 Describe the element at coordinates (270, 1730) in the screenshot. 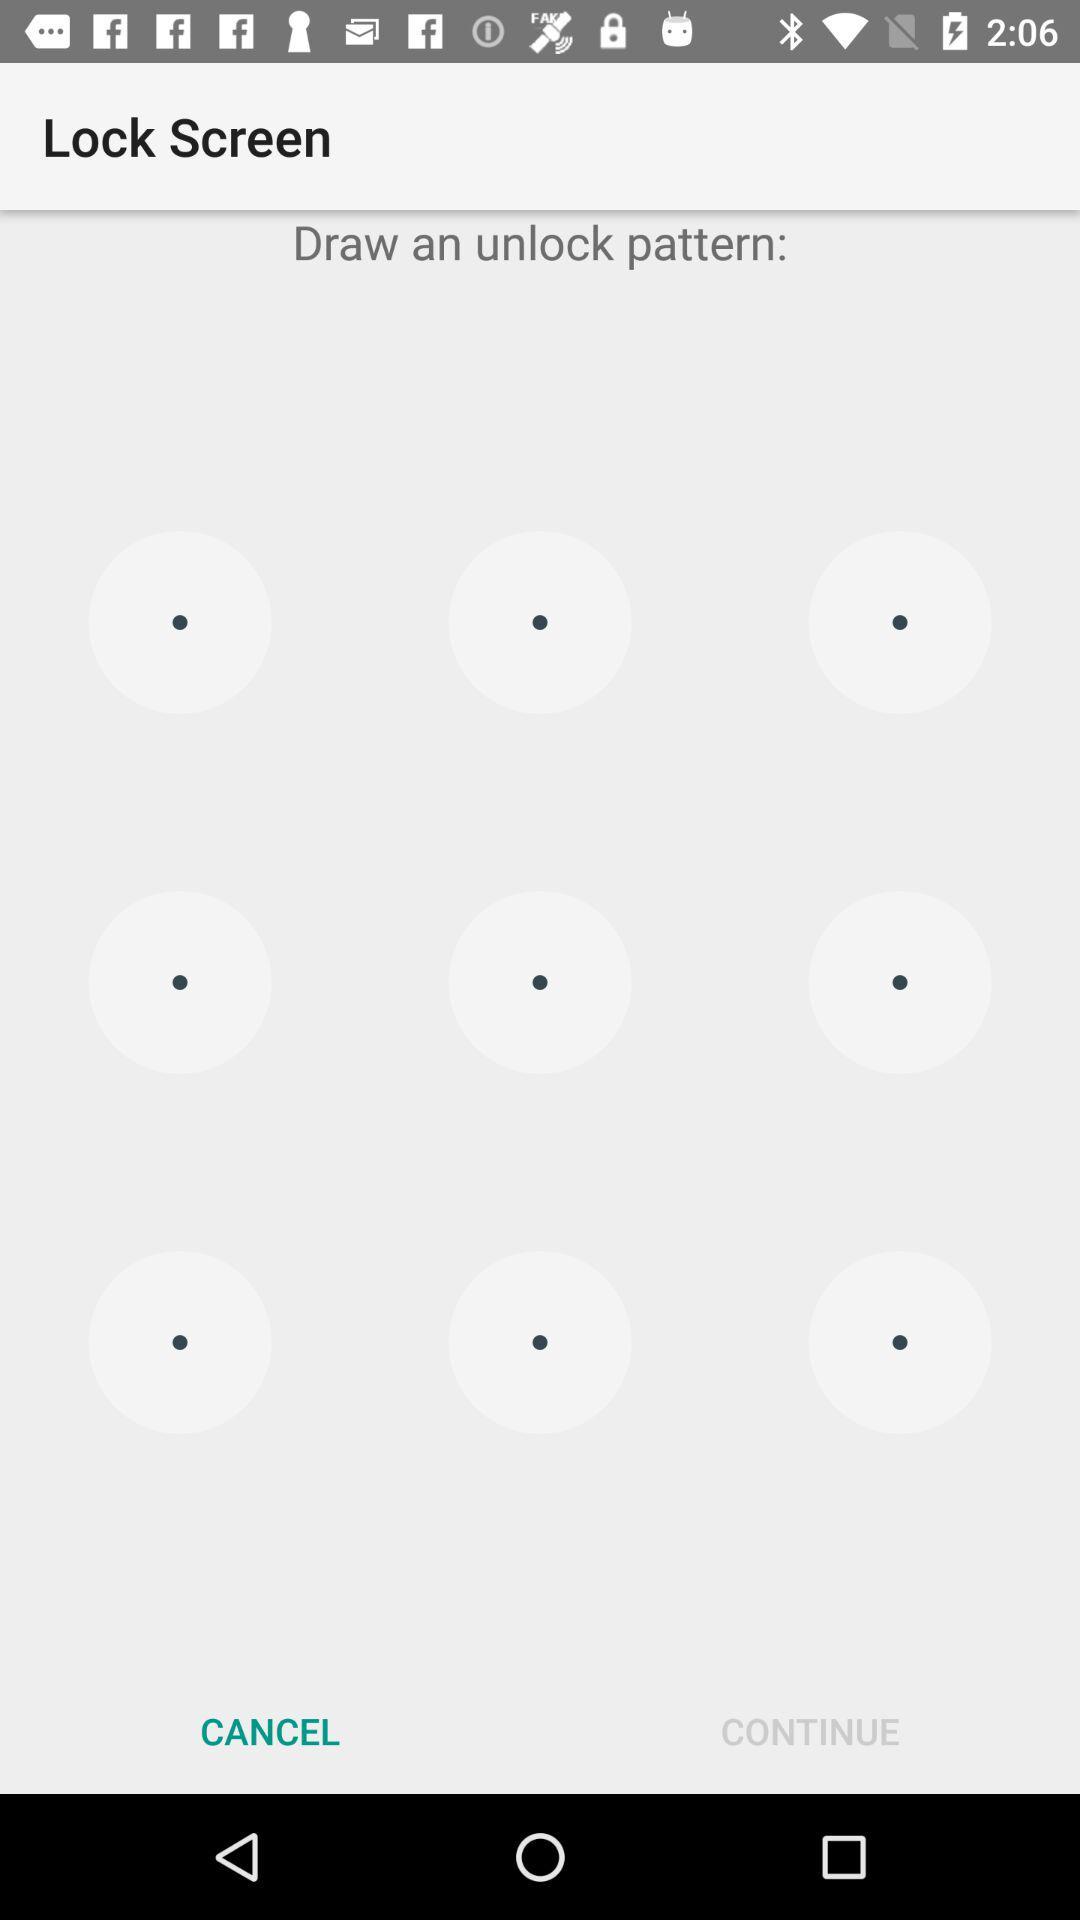

I see `the button next to continue` at that location.